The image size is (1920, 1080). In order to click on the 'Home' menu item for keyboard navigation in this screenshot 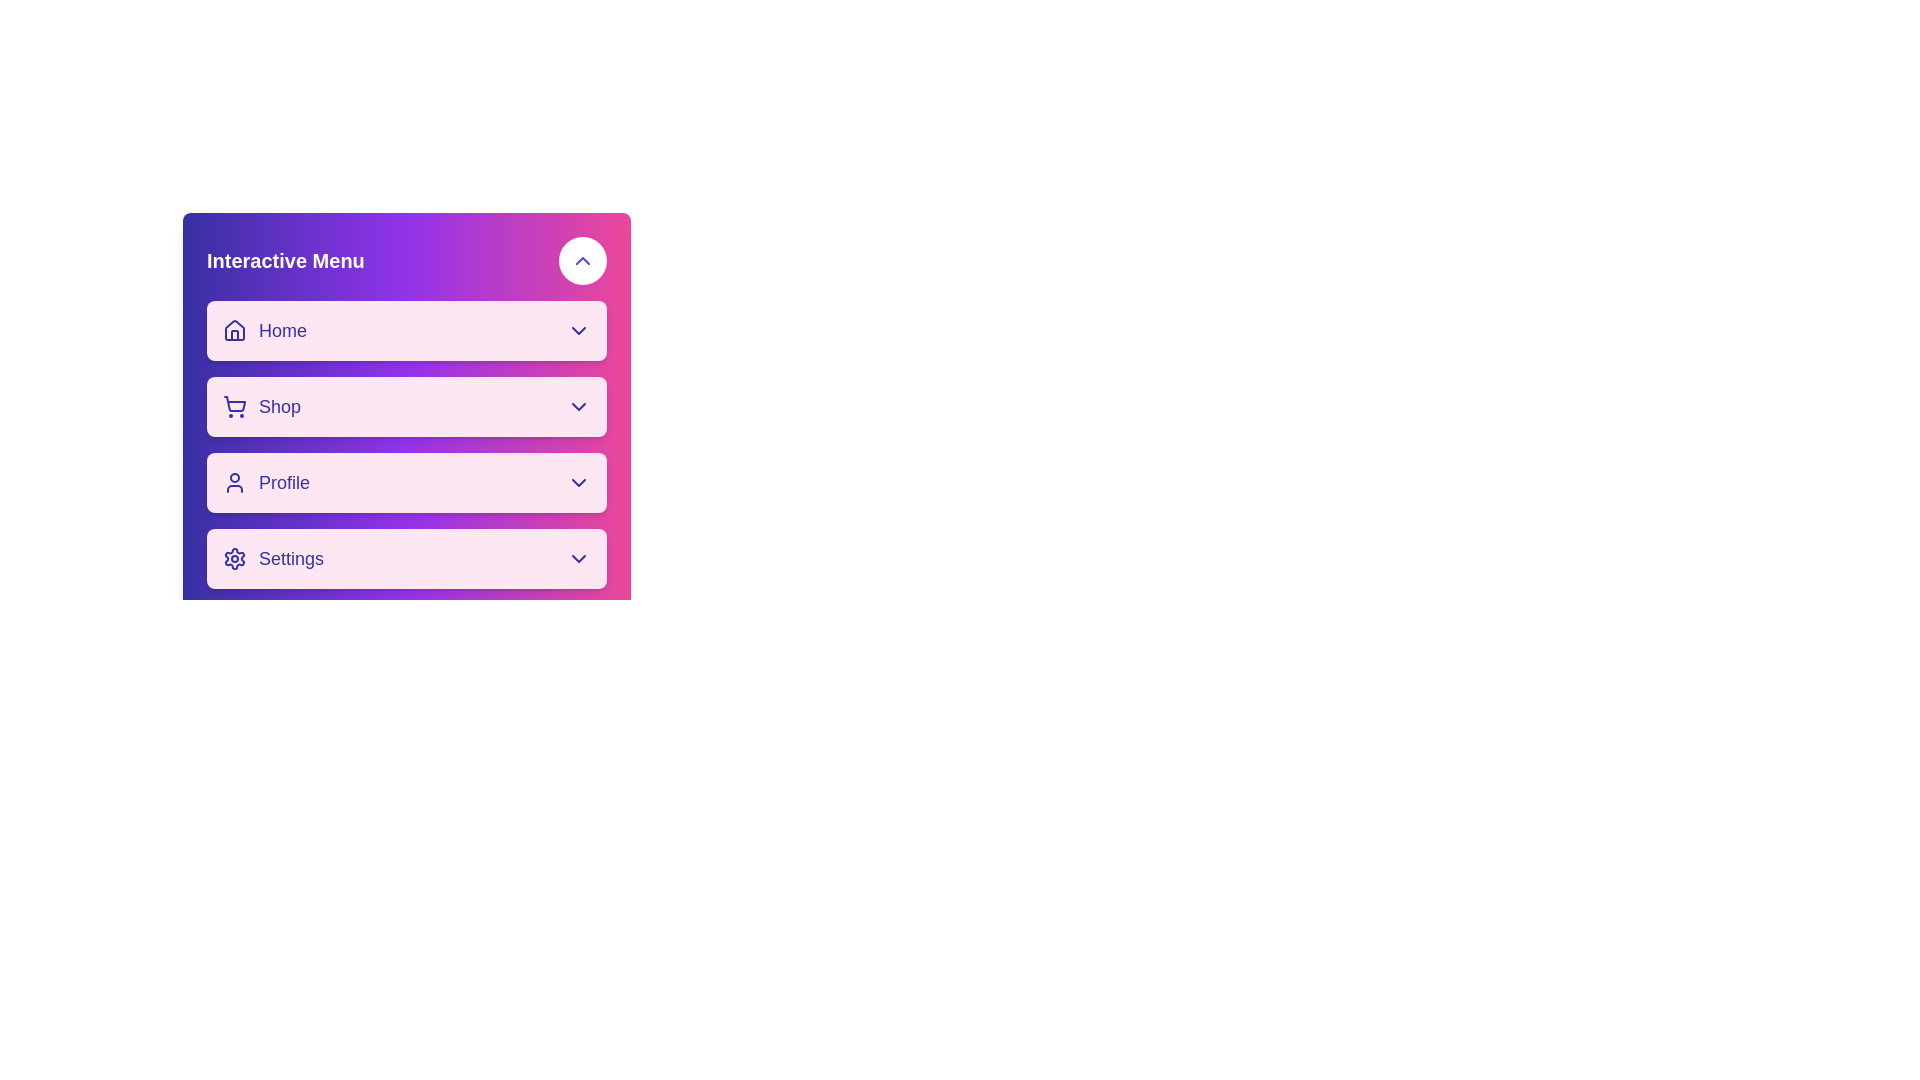, I will do `click(263, 330)`.